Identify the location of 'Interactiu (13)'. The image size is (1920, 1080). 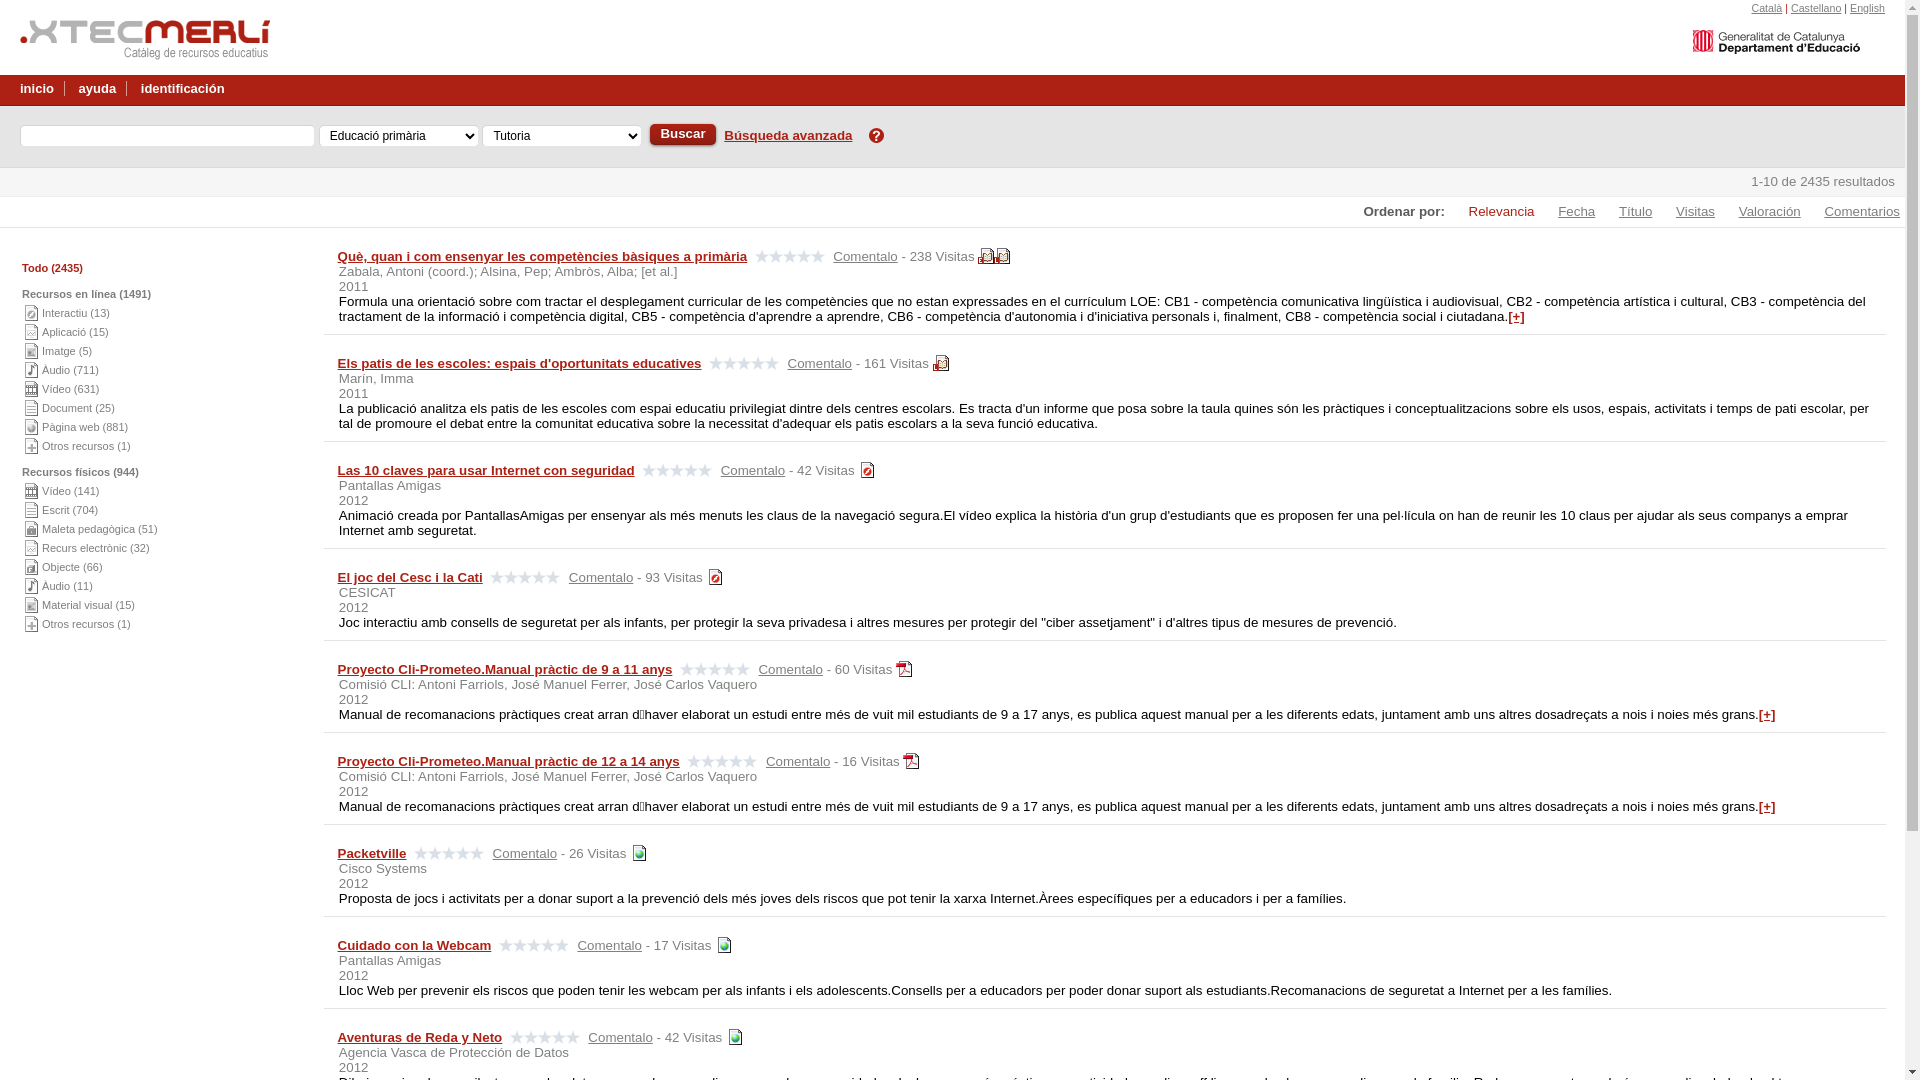
(42, 312).